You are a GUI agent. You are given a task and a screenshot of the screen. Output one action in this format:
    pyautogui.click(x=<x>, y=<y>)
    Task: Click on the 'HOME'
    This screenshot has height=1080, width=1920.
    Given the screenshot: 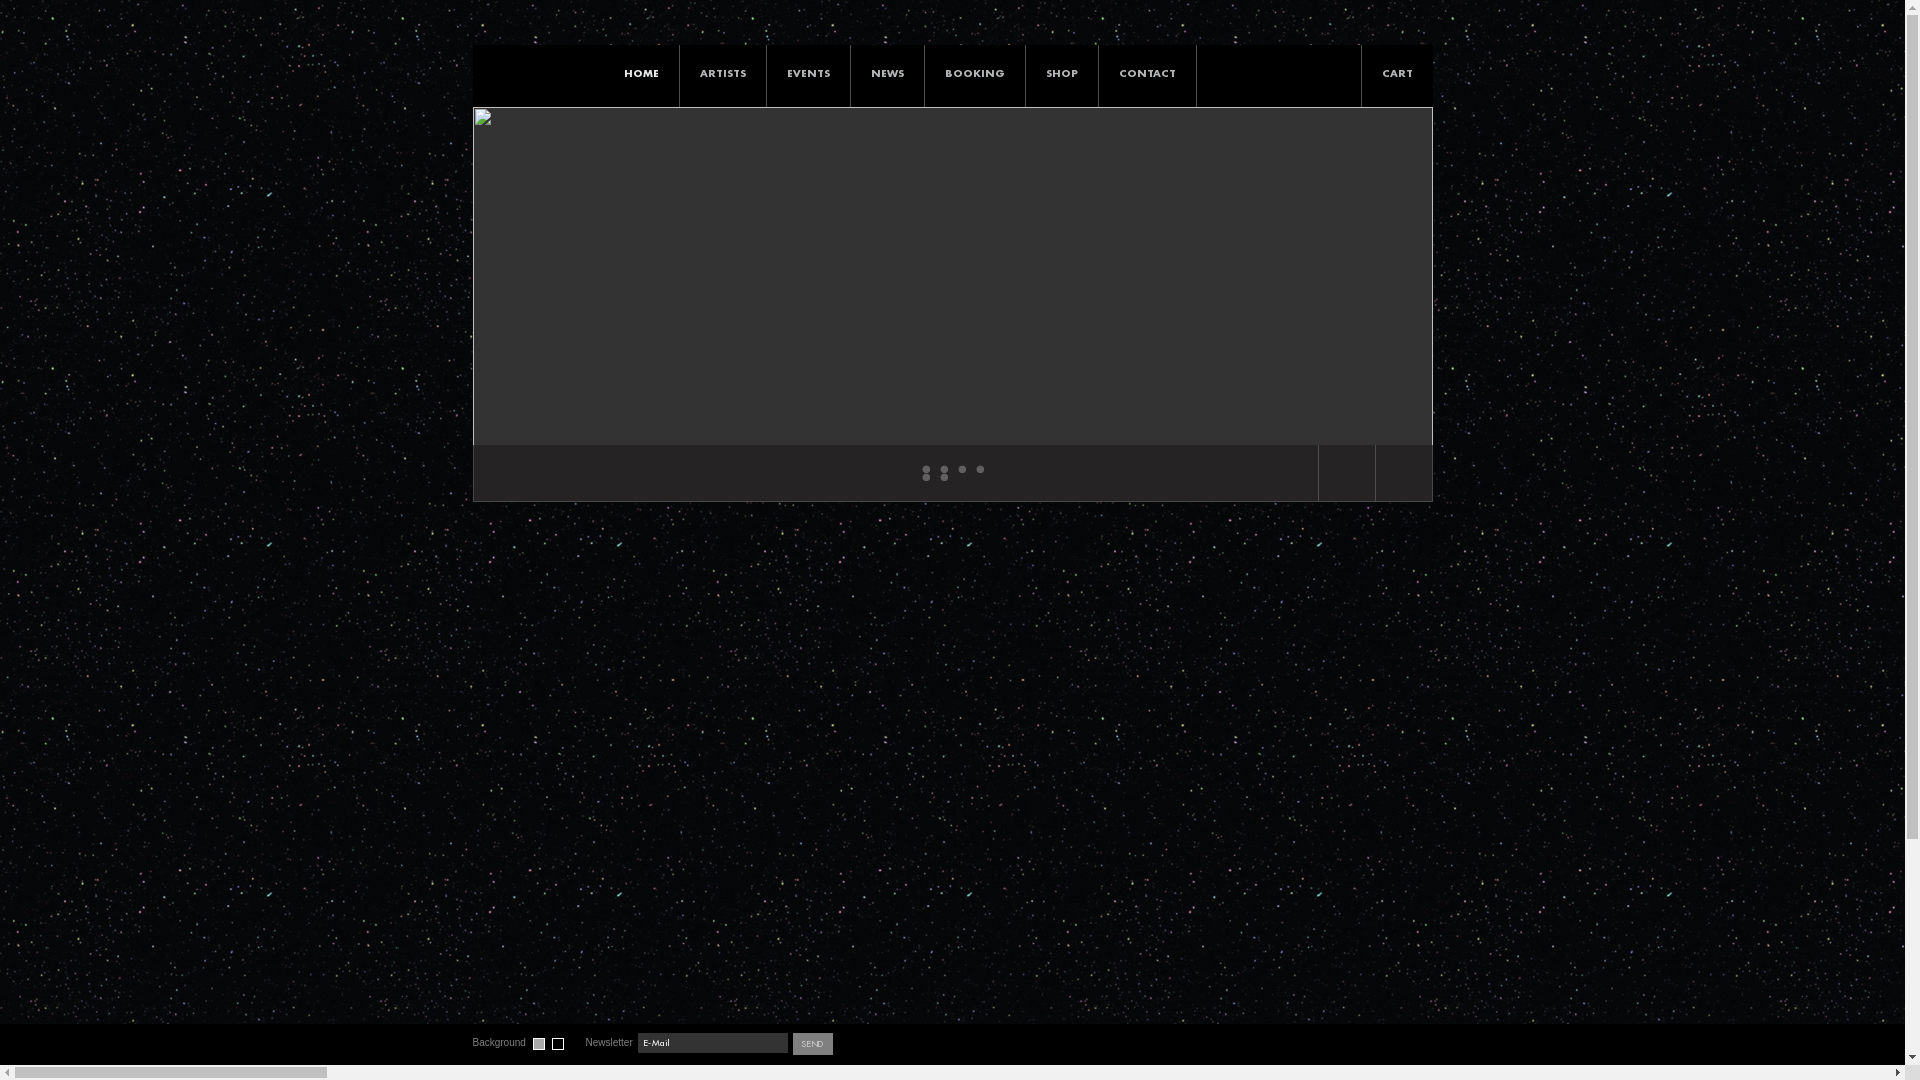 What is the action you would take?
    pyautogui.click(x=641, y=72)
    